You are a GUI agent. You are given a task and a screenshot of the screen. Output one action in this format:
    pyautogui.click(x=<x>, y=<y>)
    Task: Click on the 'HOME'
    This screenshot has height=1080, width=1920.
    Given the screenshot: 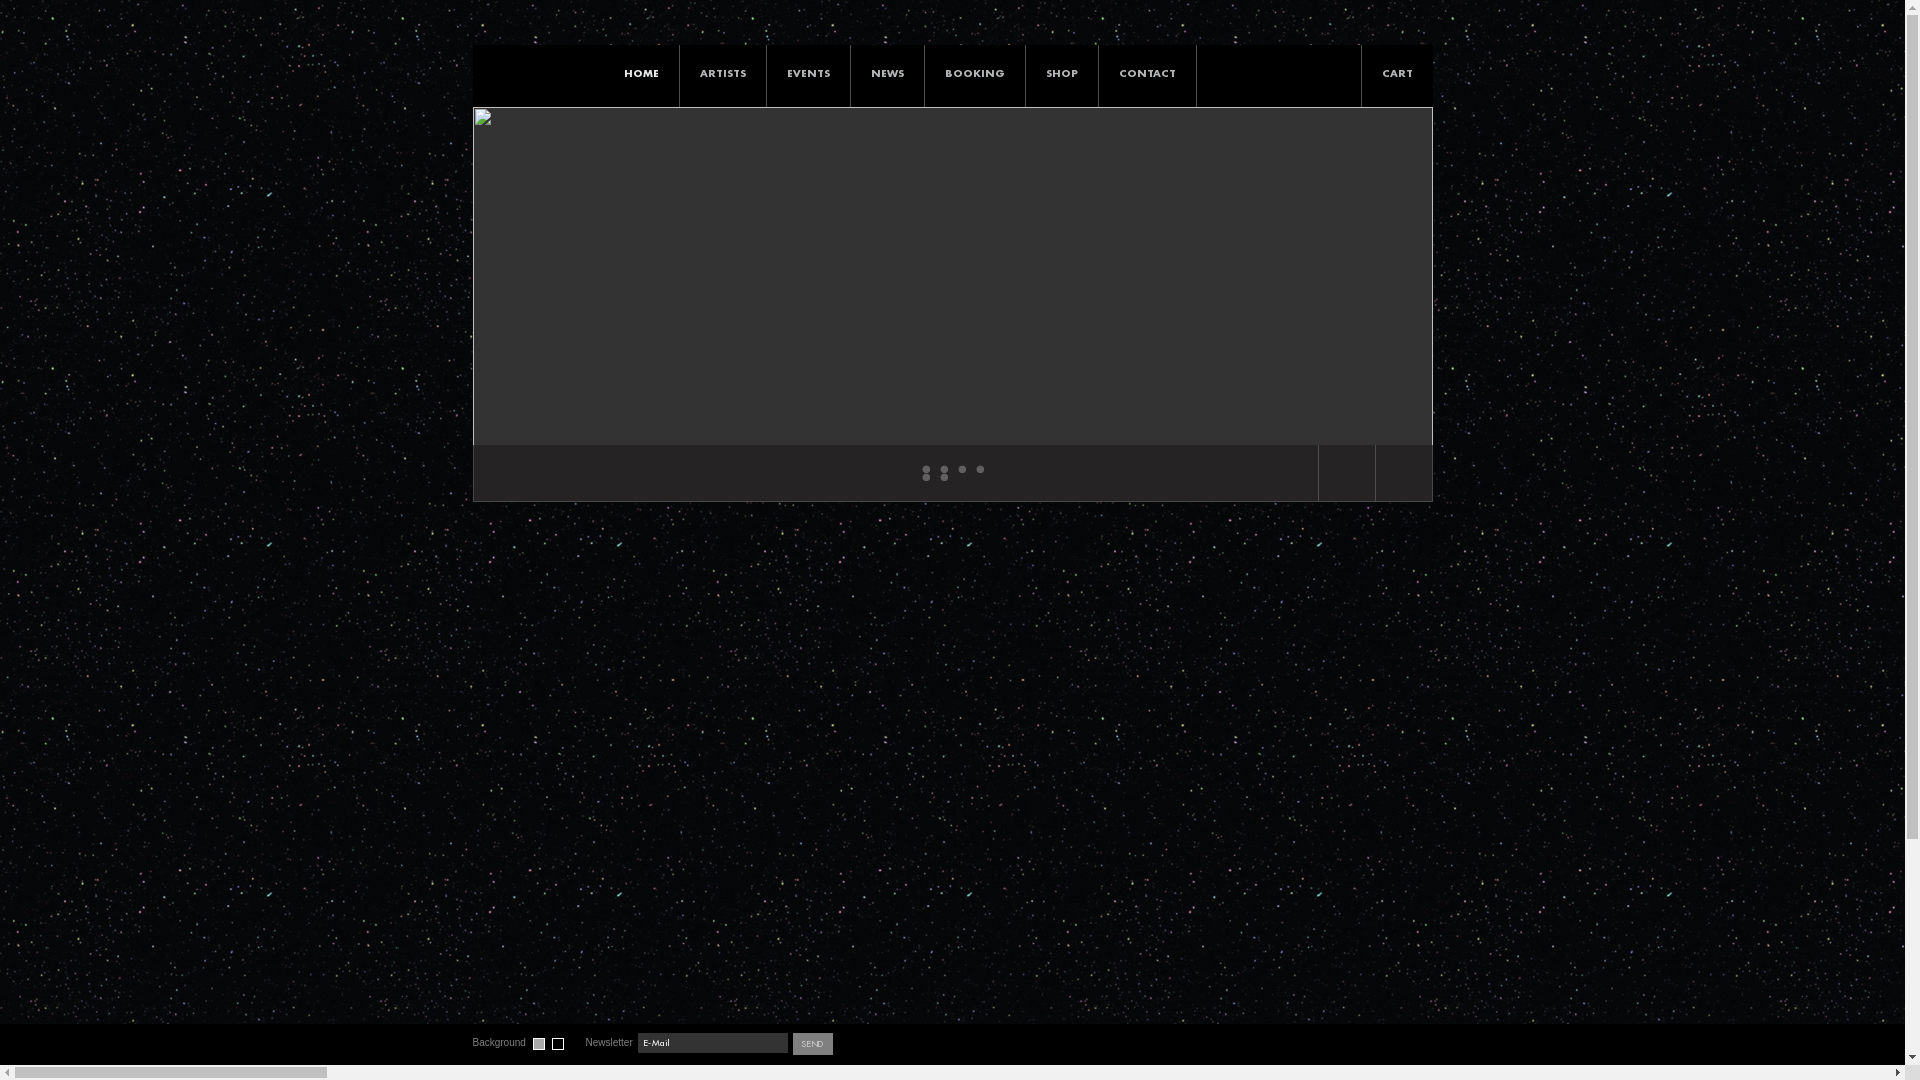 What is the action you would take?
    pyautogui.click(x=641, y=72)
    